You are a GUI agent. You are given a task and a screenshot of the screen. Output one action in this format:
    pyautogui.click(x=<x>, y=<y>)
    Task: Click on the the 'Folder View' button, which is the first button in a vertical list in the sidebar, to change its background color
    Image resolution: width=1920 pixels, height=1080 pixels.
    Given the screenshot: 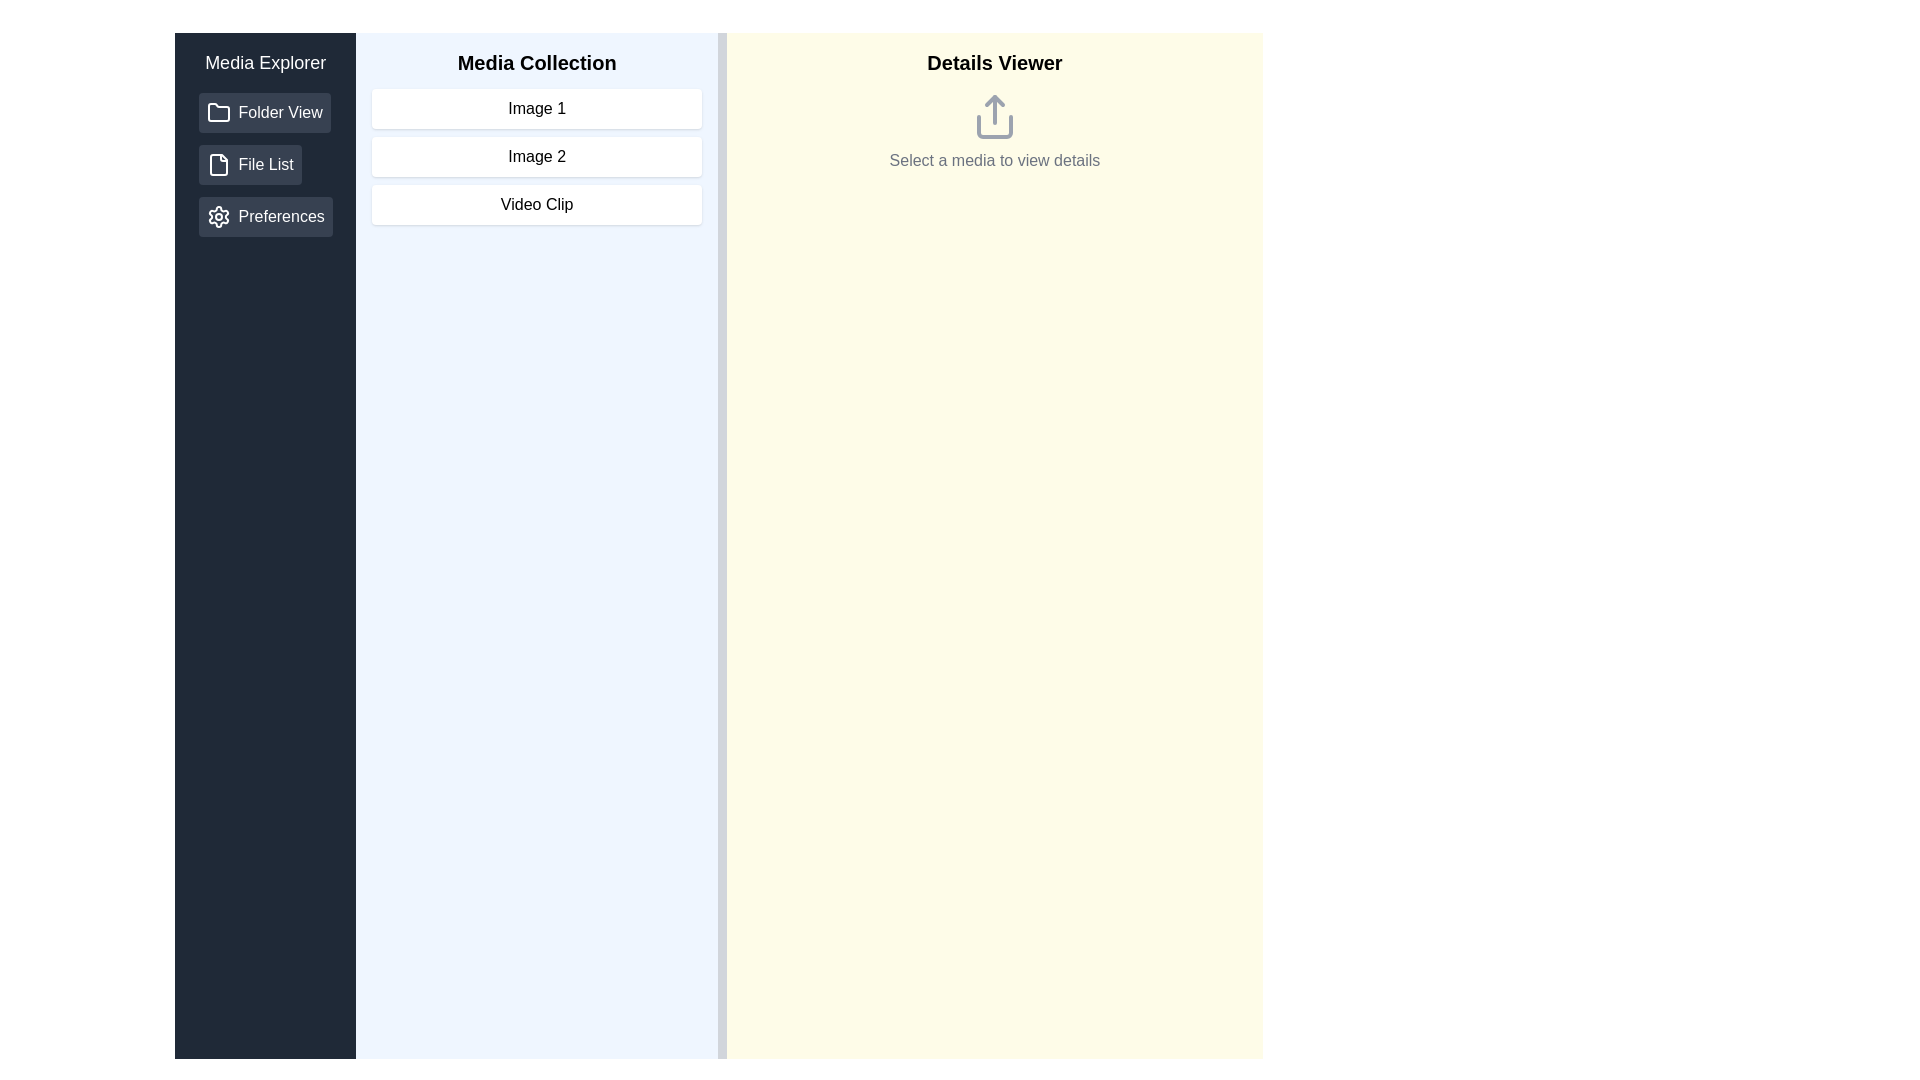 What is the action you would take?
    pyautogui.click(x=263, y=112)
    